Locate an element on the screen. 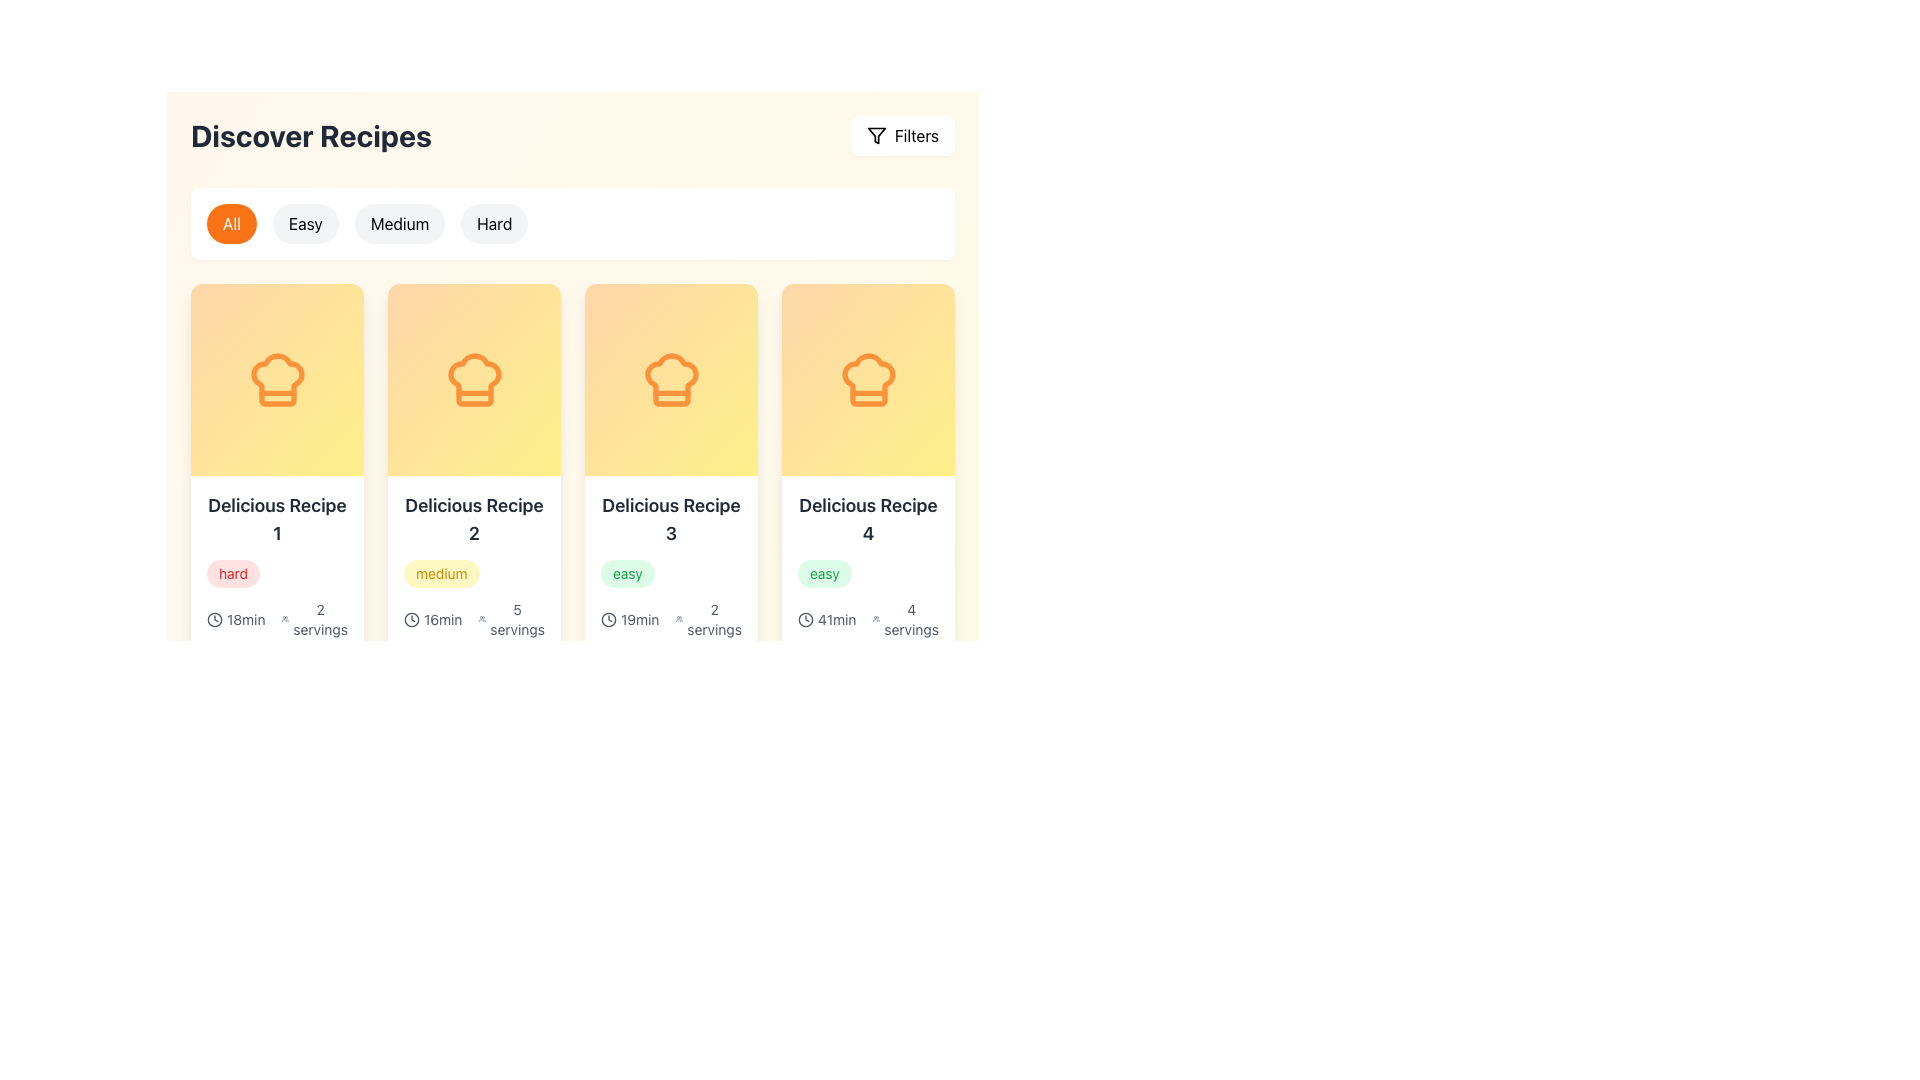 The image size is (1920, 1080). text content of the Label with an icon displaying the preparation time for the recipe under 'Delicious Recipe 4' in the lower-left area is located at coordinates (831, 619).